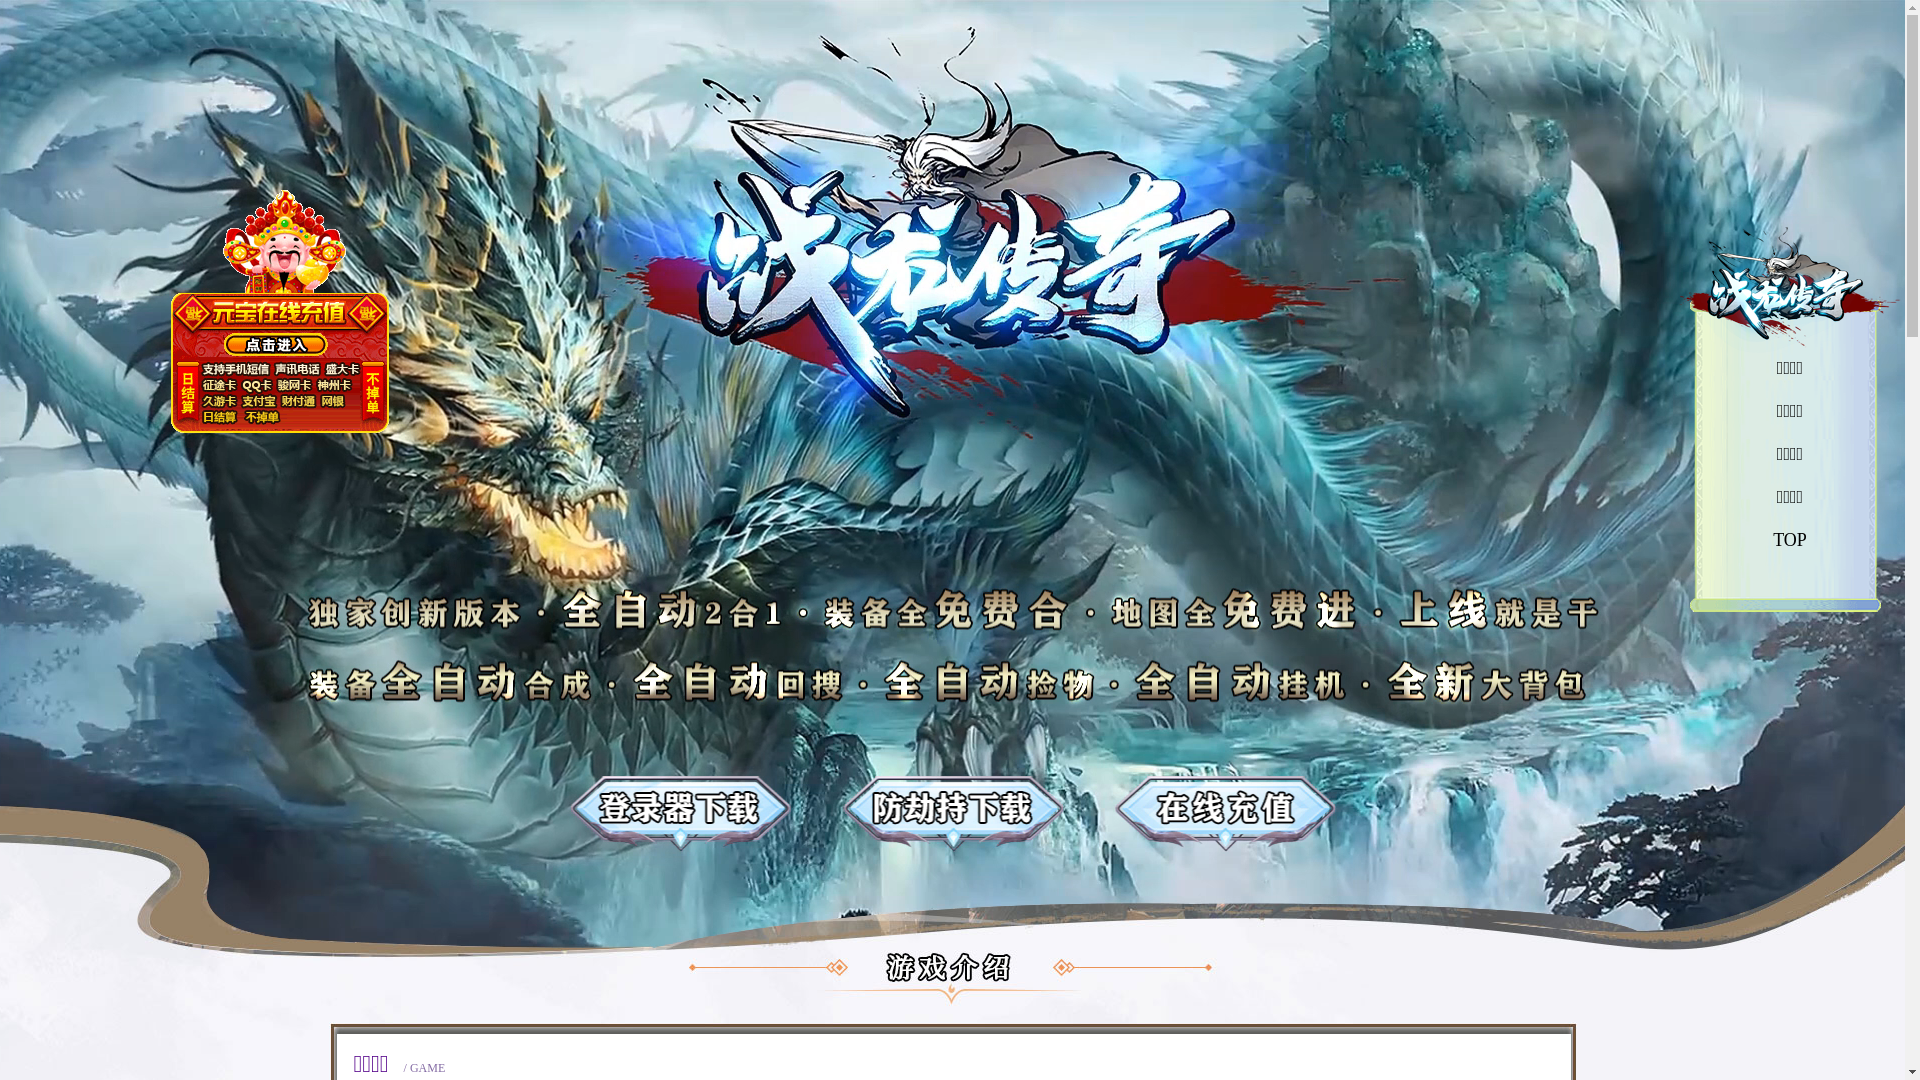 The image size is (1920, 1080). Describe the element at coordinates (1790, 540) in the screenshot. I see `'TOP'` at that location.